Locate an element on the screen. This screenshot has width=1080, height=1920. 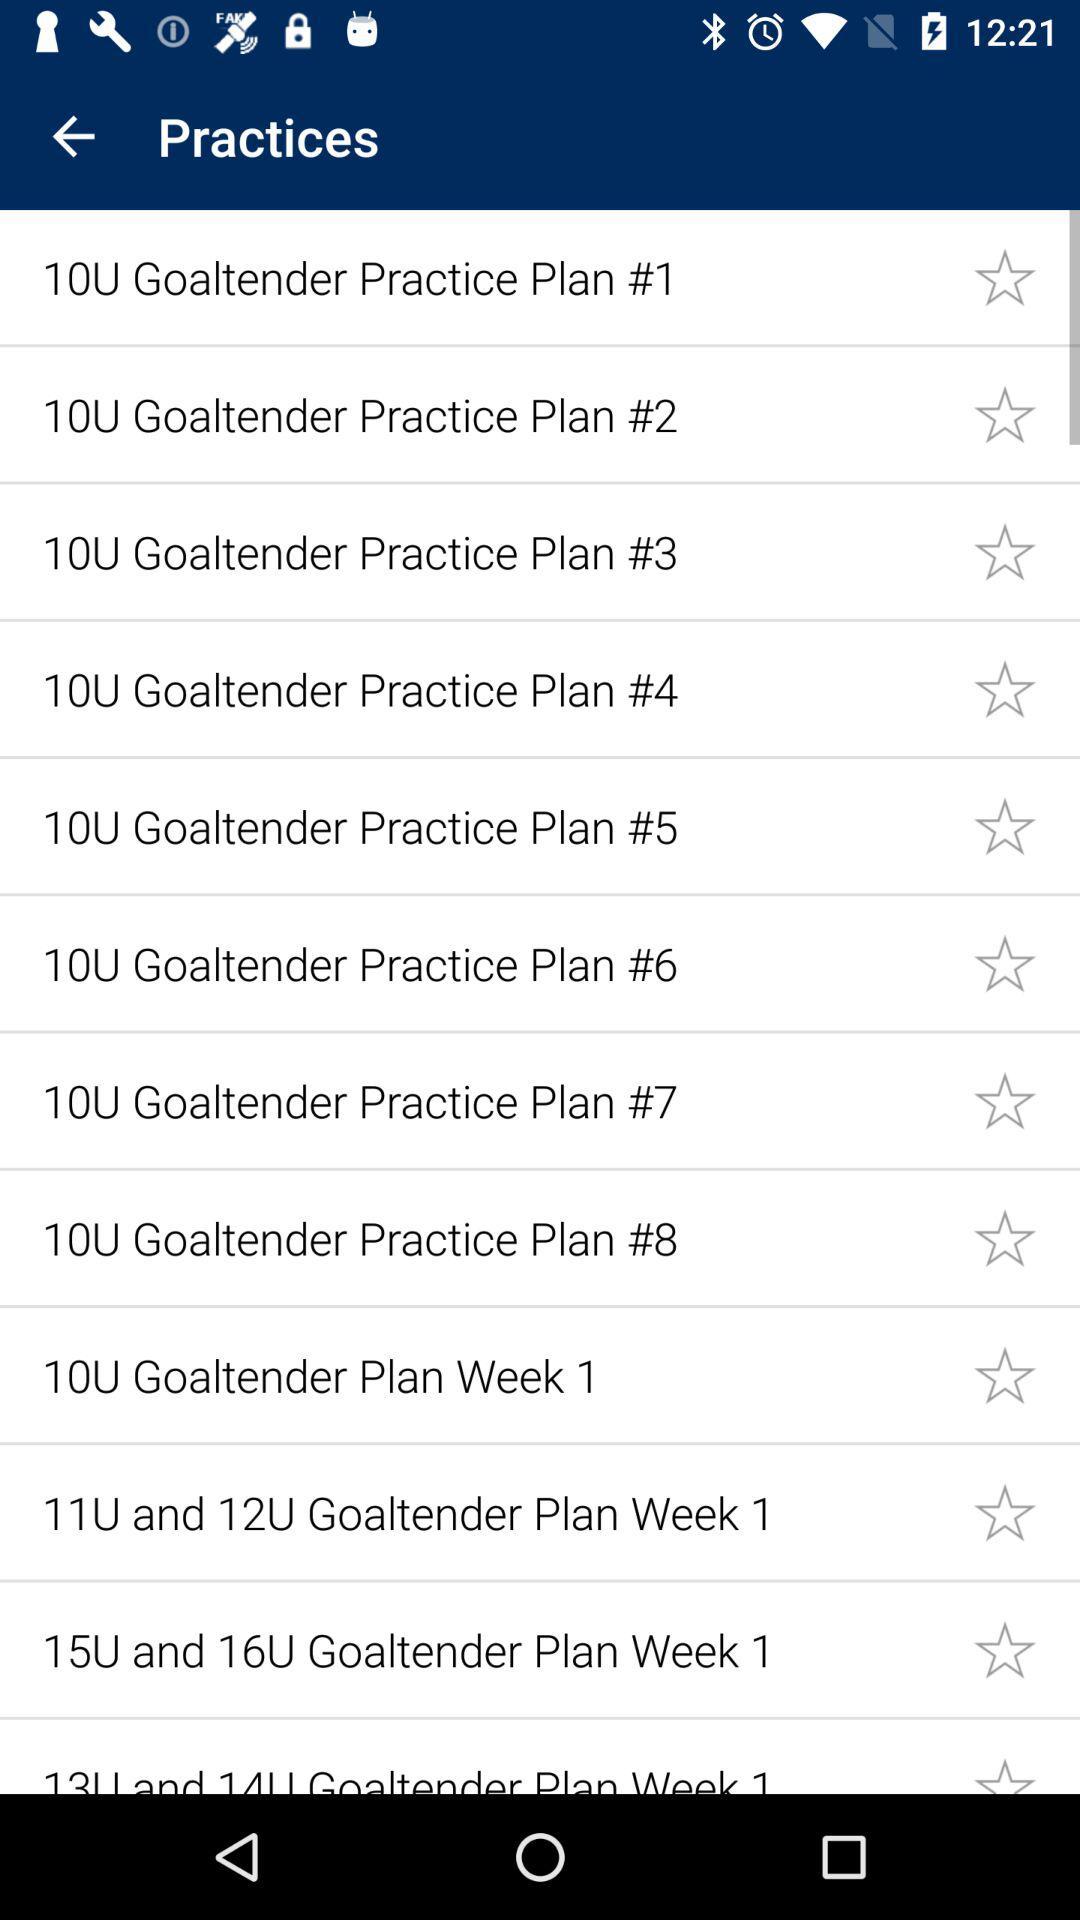
the icon next to the practices app is located at coordinates (72, 135).